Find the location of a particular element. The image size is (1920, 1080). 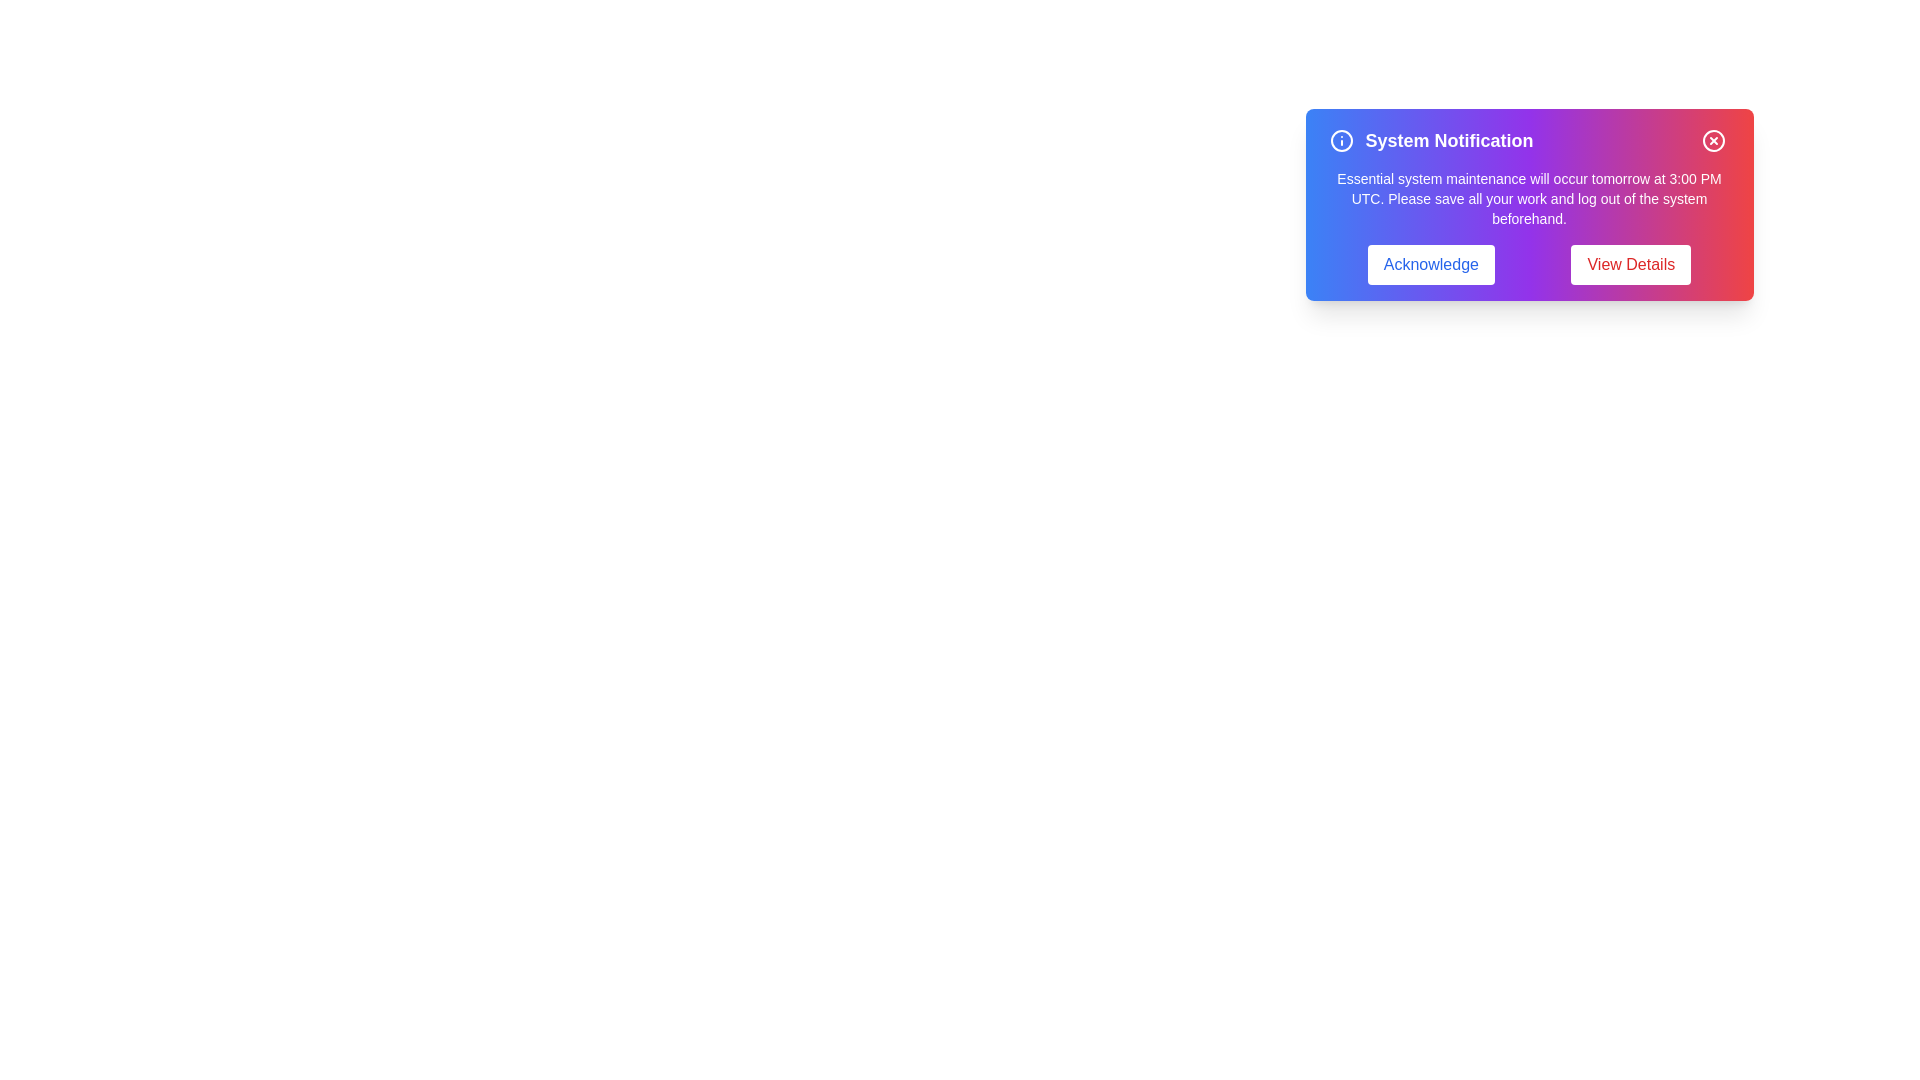

the 'View Details' button is located at coordinates (1631, 264).